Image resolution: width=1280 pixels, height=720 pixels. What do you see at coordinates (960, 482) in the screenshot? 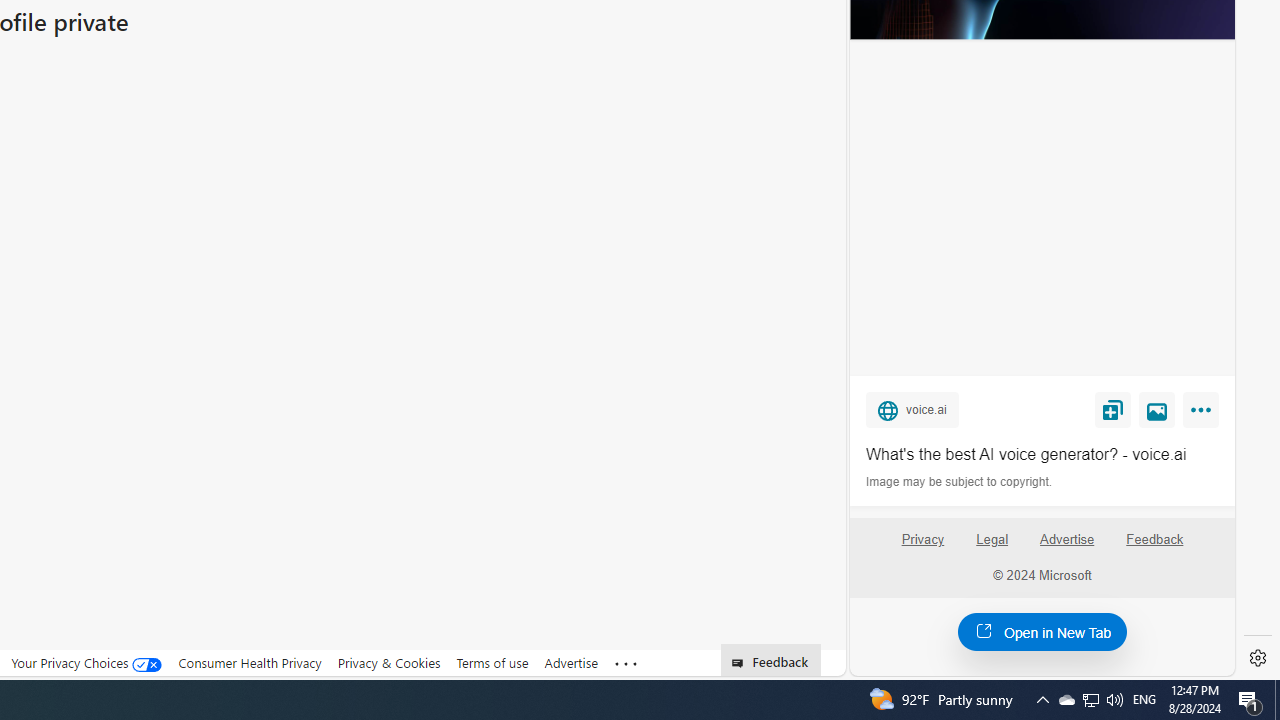
I see `'Image may be subject to copyright.'` at bounding box center [960, 482].